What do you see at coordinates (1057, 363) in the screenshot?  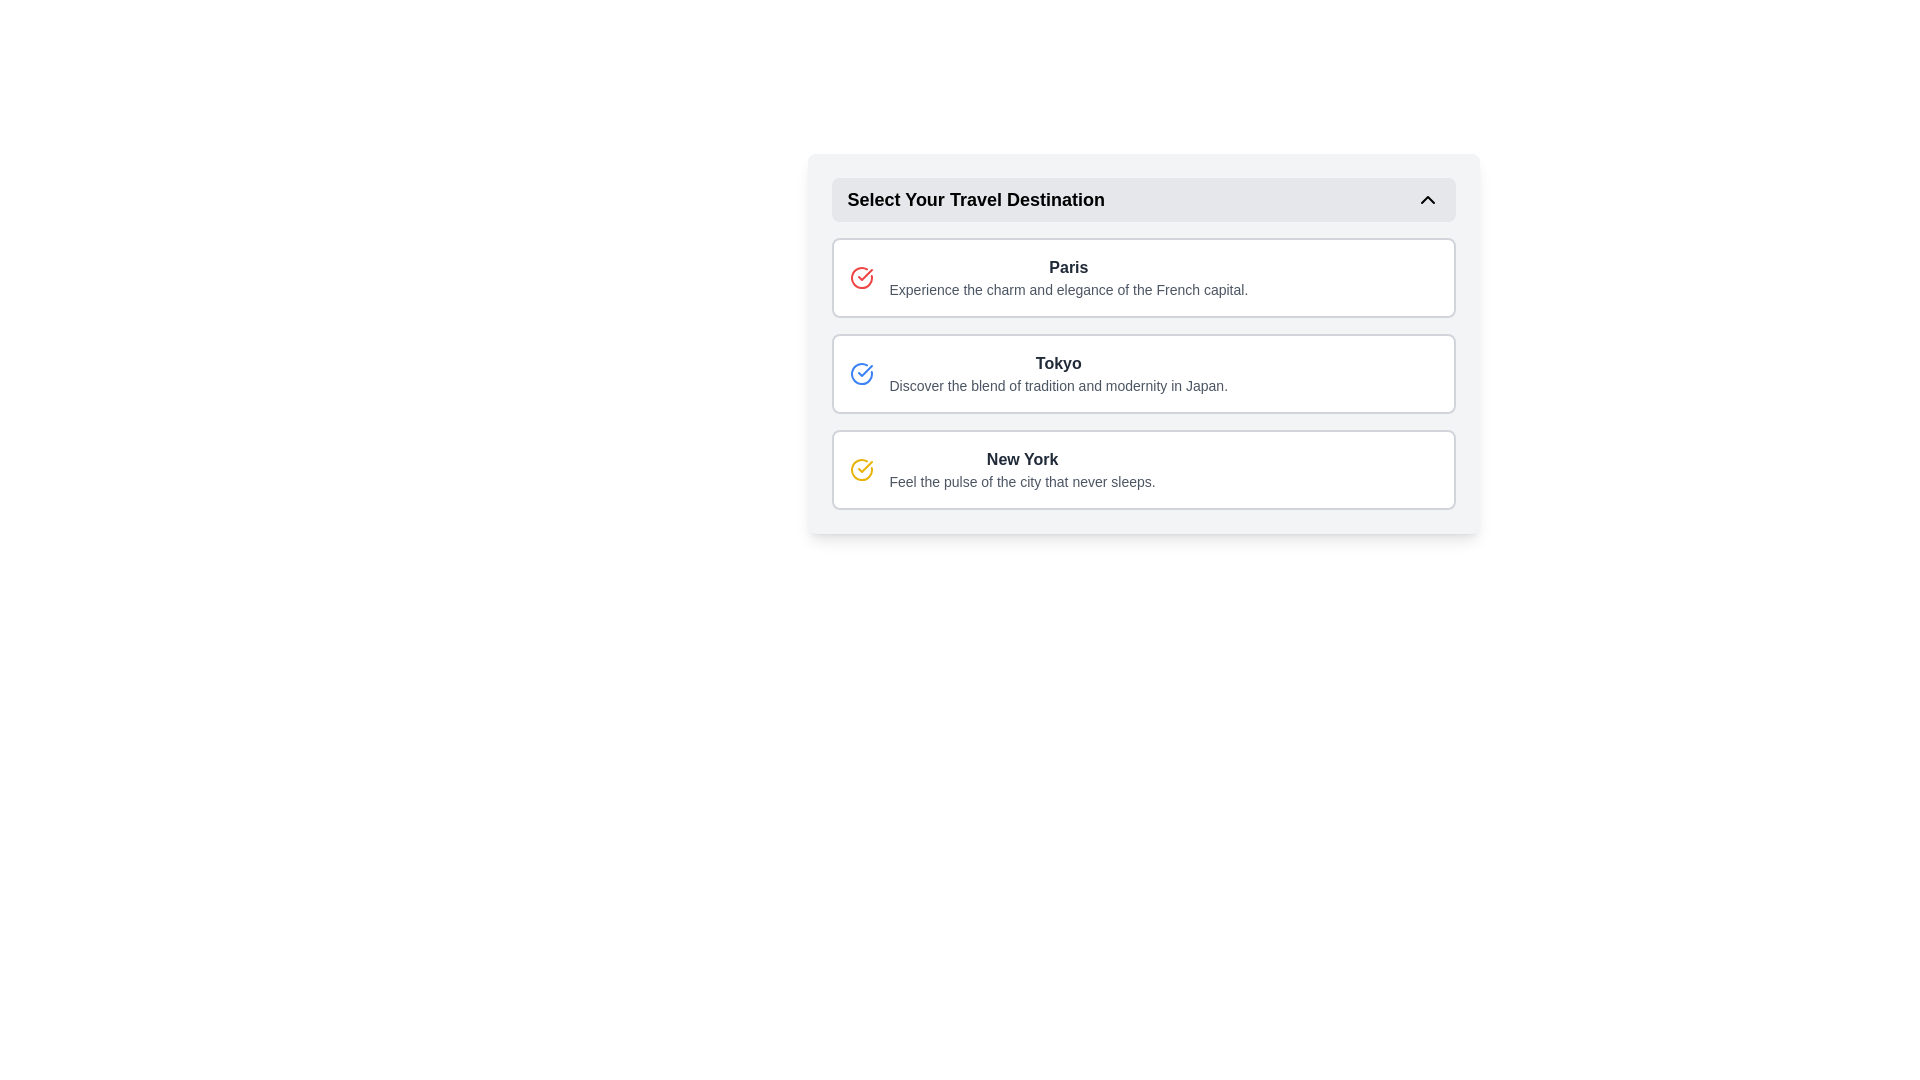 I see `text label for 'Tokyo', which serves as the title for the corresponding descriptive text in the travel destination selection interface` at bounding box center [1057, 363].